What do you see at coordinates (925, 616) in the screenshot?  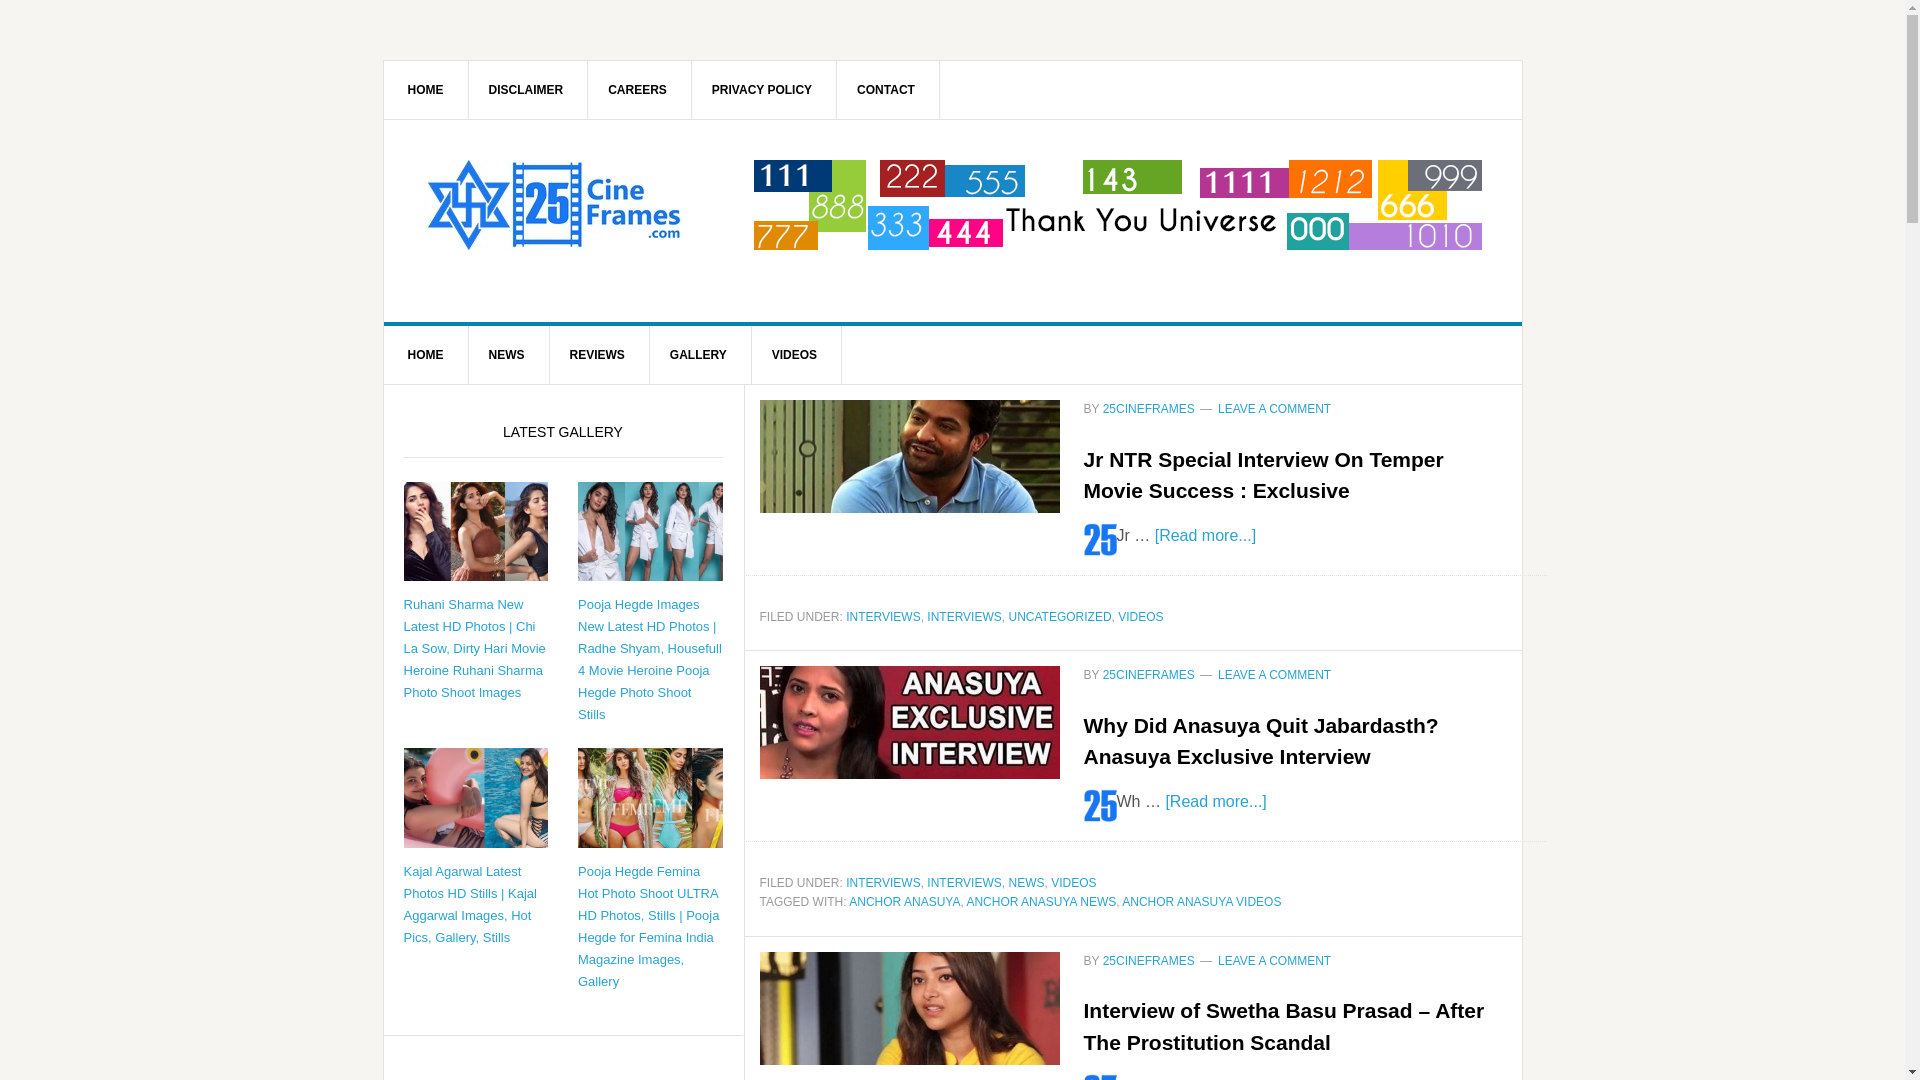 I see `'INTERVIEWS'` at bounding box center [925, 616].